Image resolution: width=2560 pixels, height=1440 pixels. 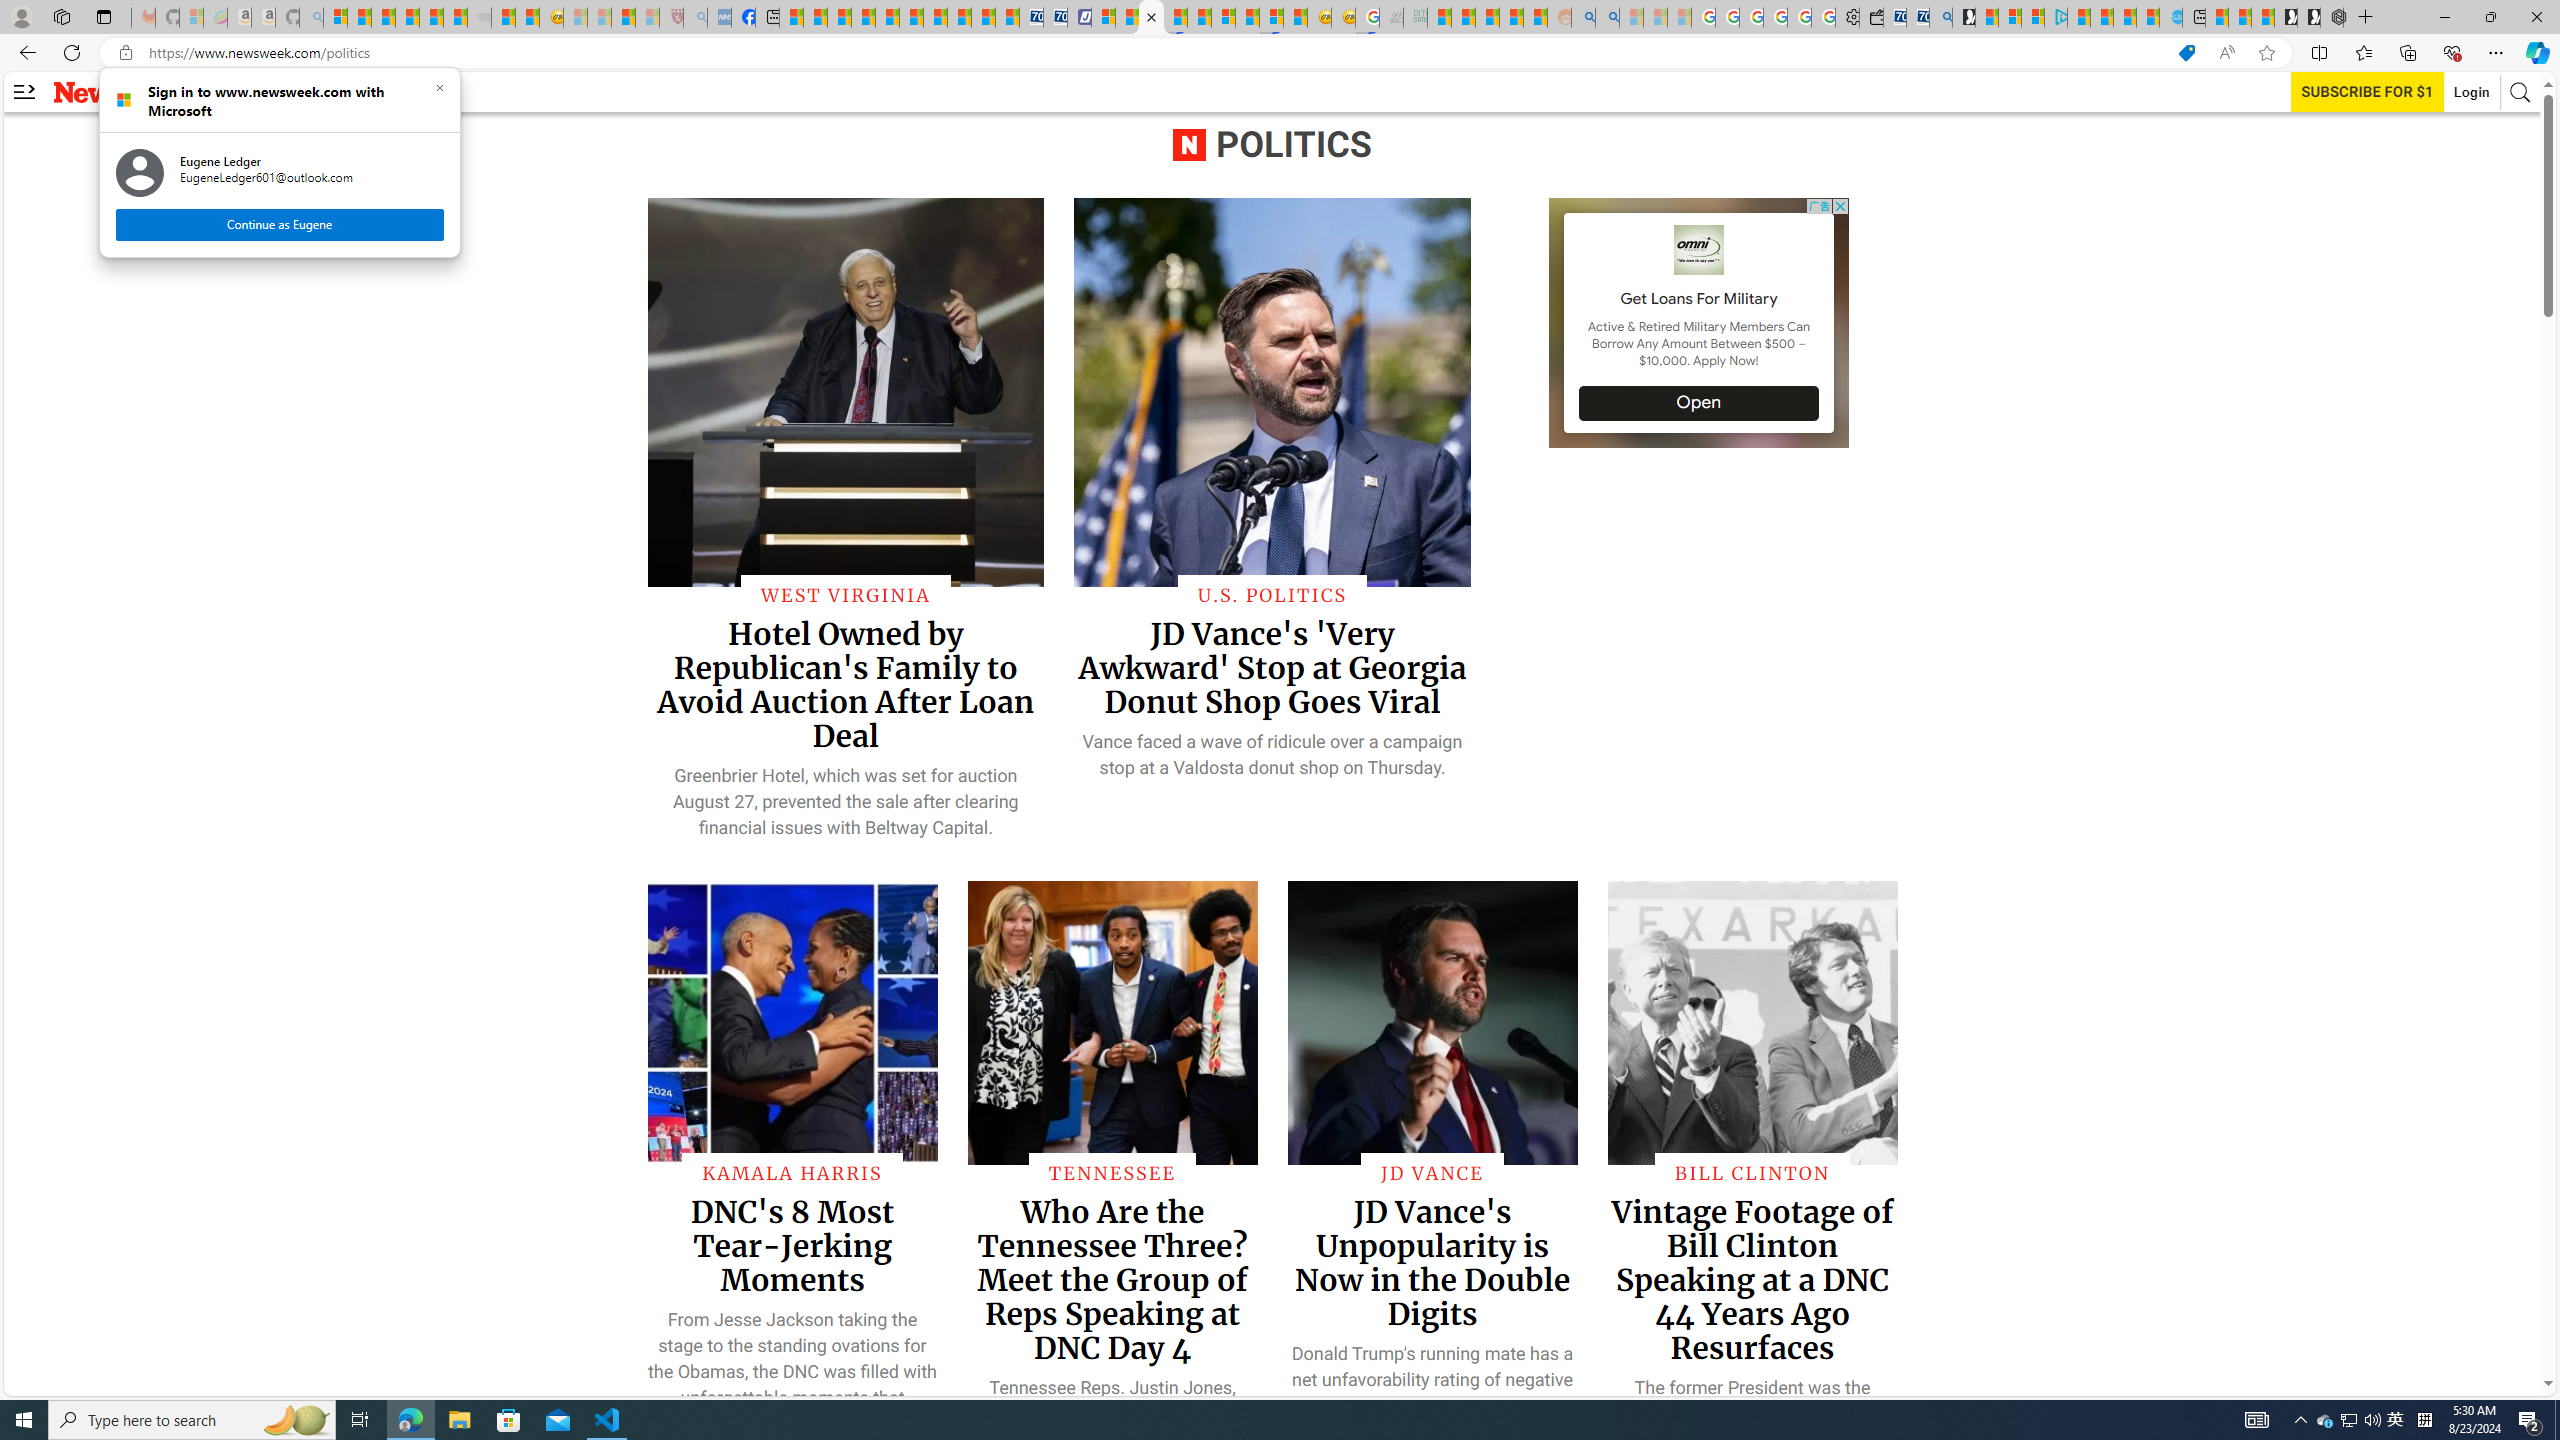 What do you see at coordinates (1606, 16) in the screenshot?
I see `'Utah sues federal government - Search'` at bounding box center [1606, 16].